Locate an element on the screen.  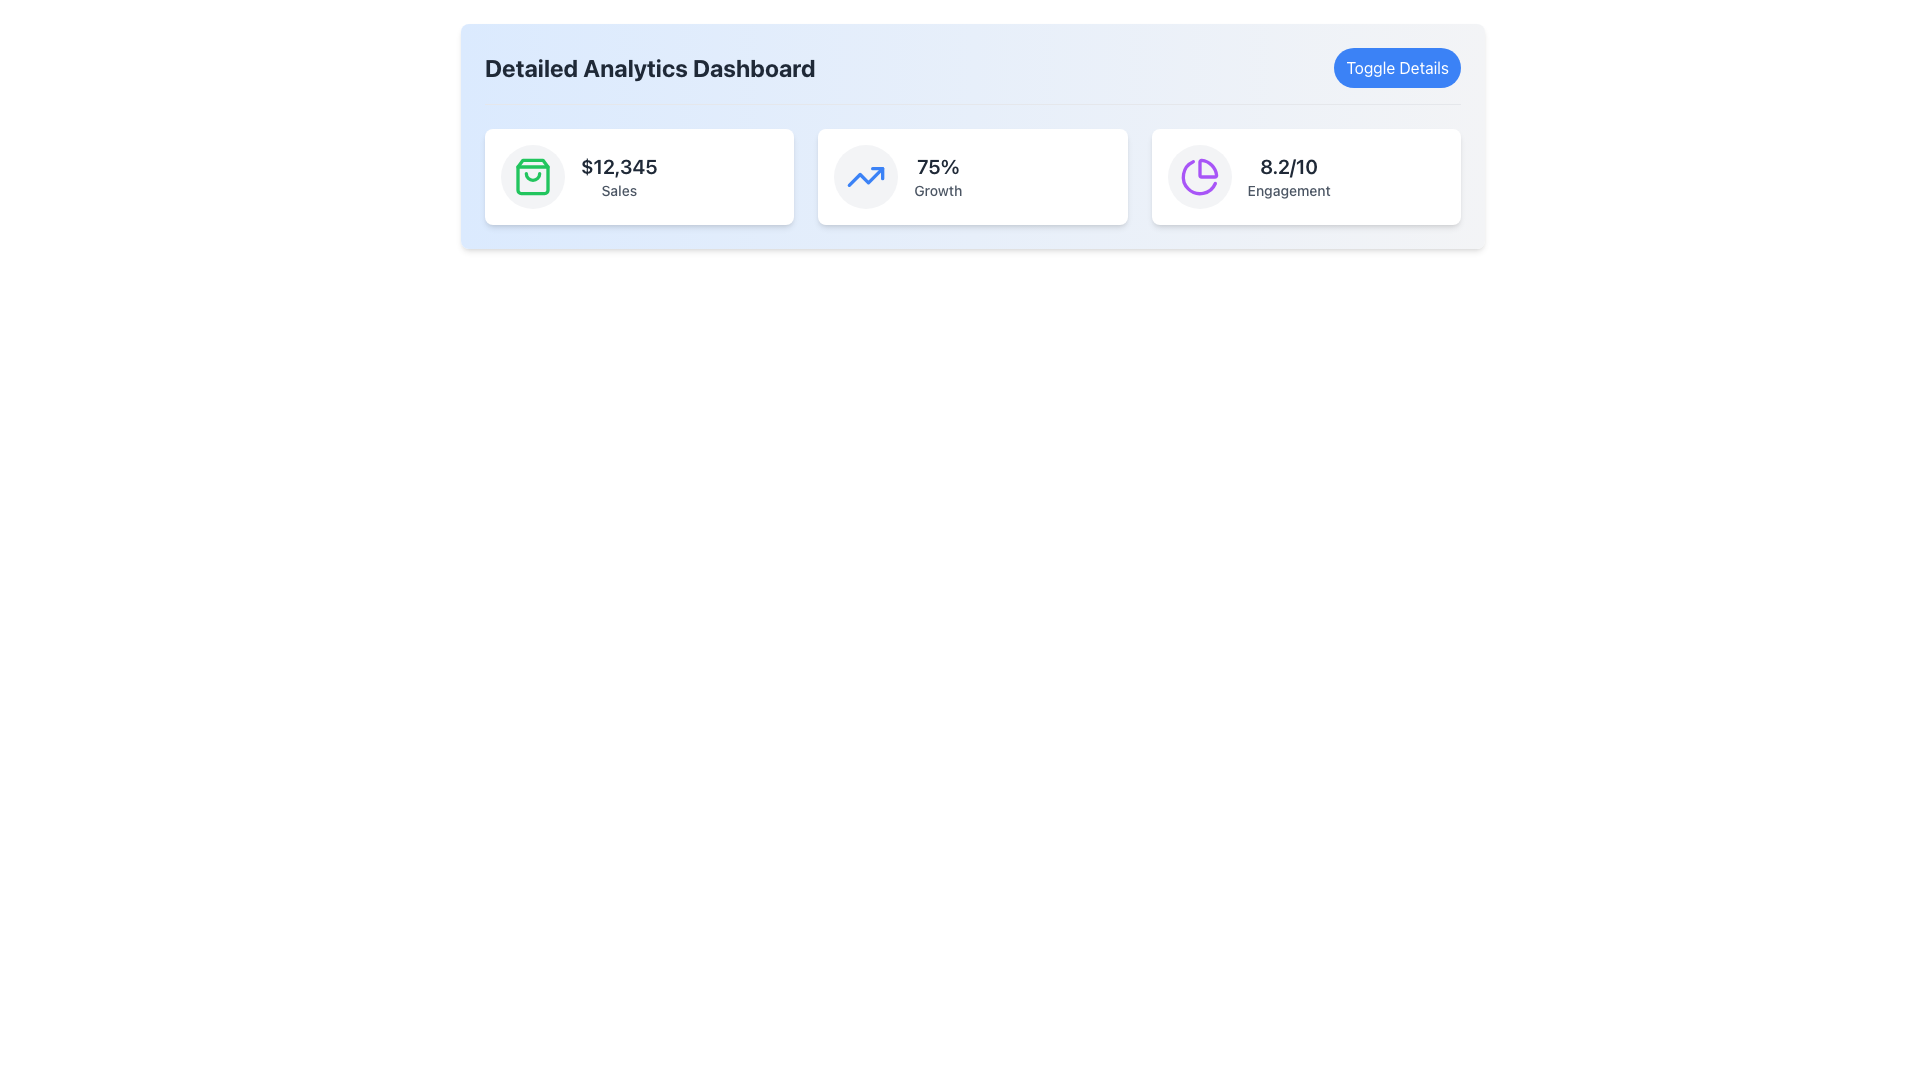
the '75%' percentage value Text Label that displays the Growth metric in the analytics dashboard, located in the second card at the top center position is located at coordinates (937, 165).